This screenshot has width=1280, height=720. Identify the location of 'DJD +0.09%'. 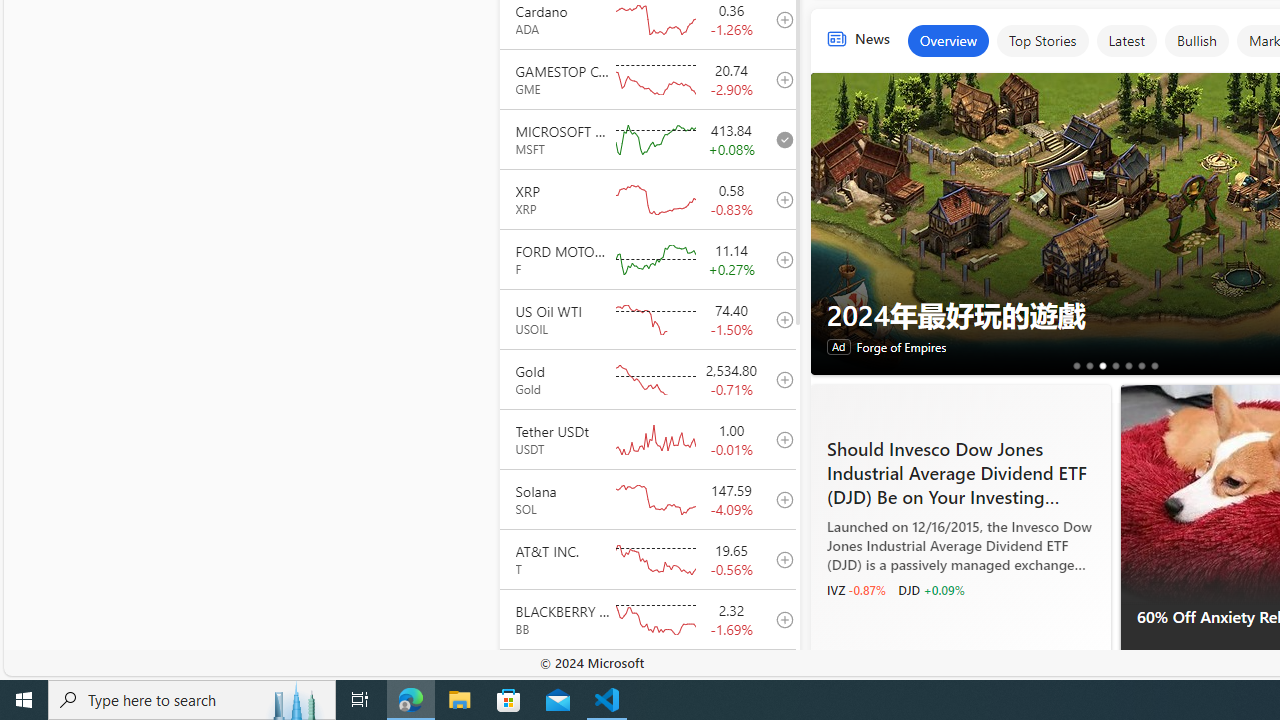
(930, 589).